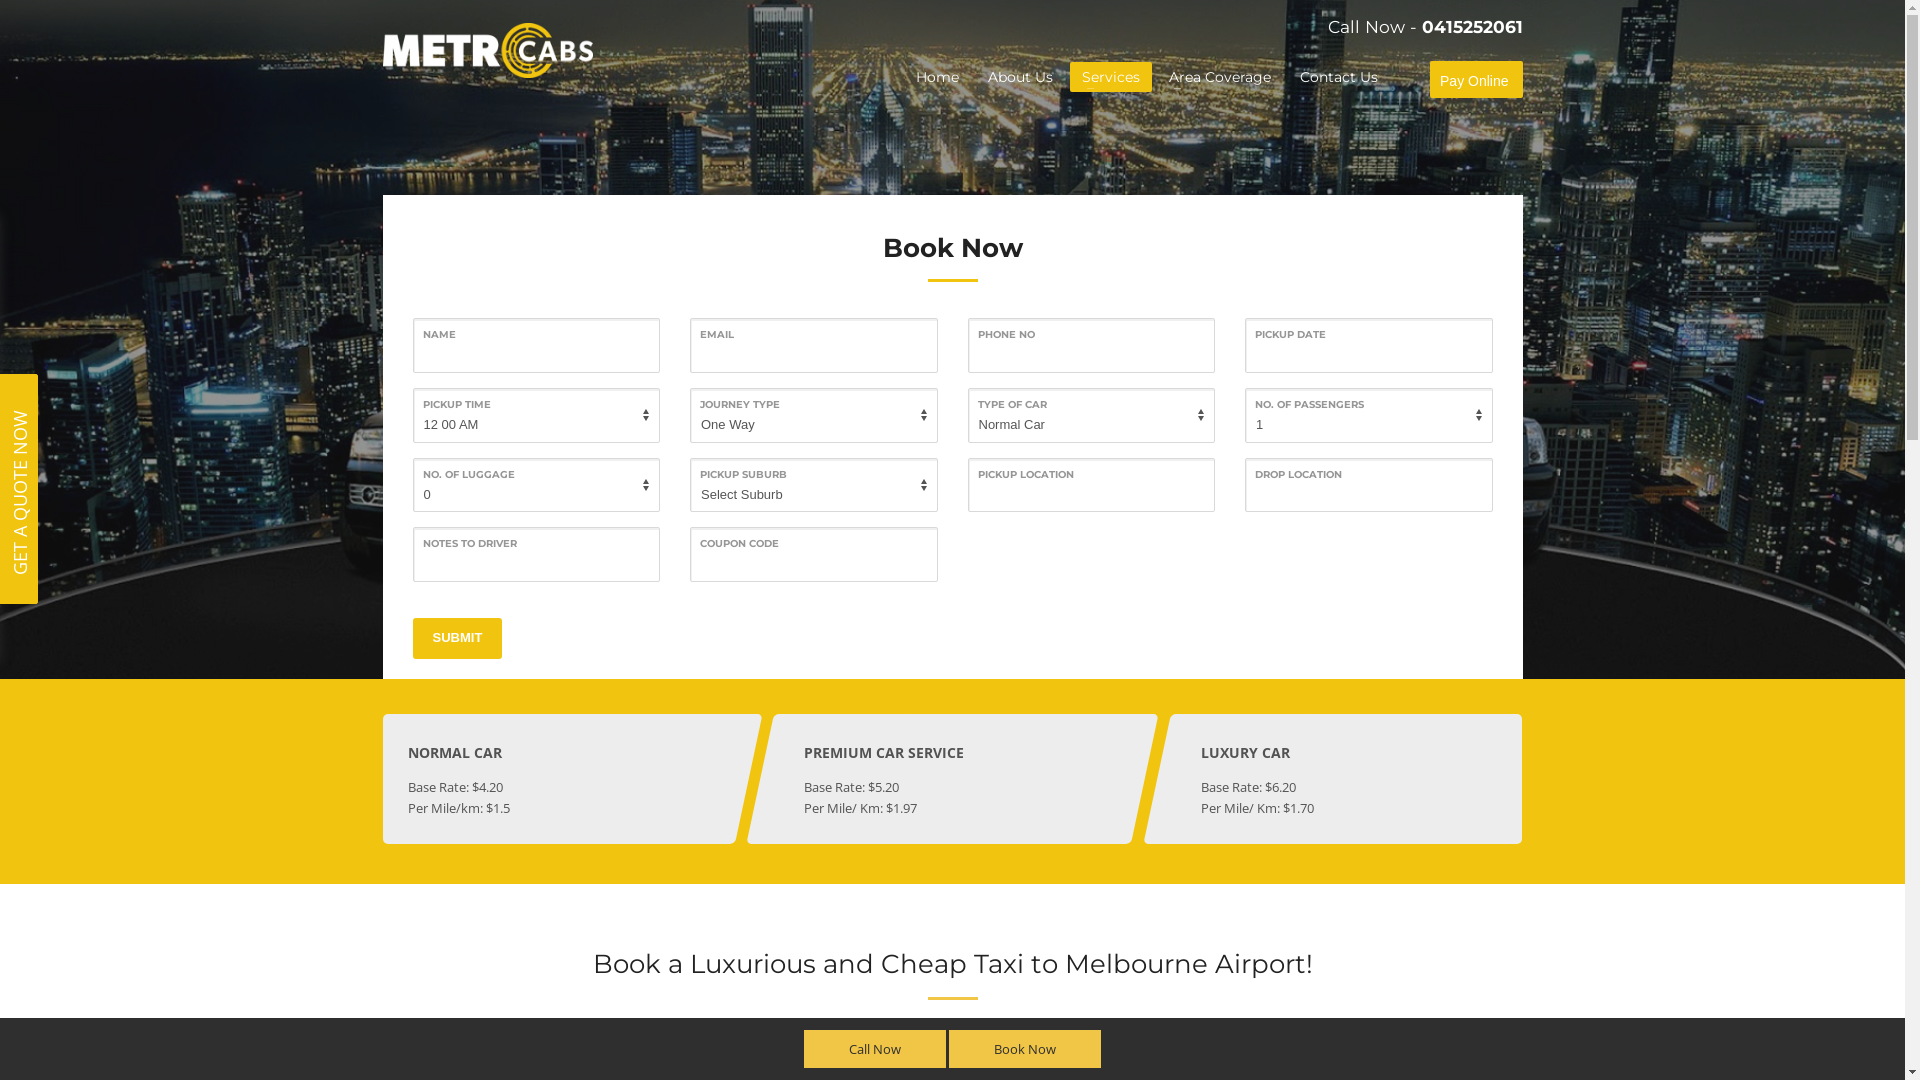 Image resolution: width=1920 pixels, height=1080 pixels. What do you see at coordinates (455, 638) in the screenshot?
I see `'SUBMIT'` at bounding box center [455, 638].